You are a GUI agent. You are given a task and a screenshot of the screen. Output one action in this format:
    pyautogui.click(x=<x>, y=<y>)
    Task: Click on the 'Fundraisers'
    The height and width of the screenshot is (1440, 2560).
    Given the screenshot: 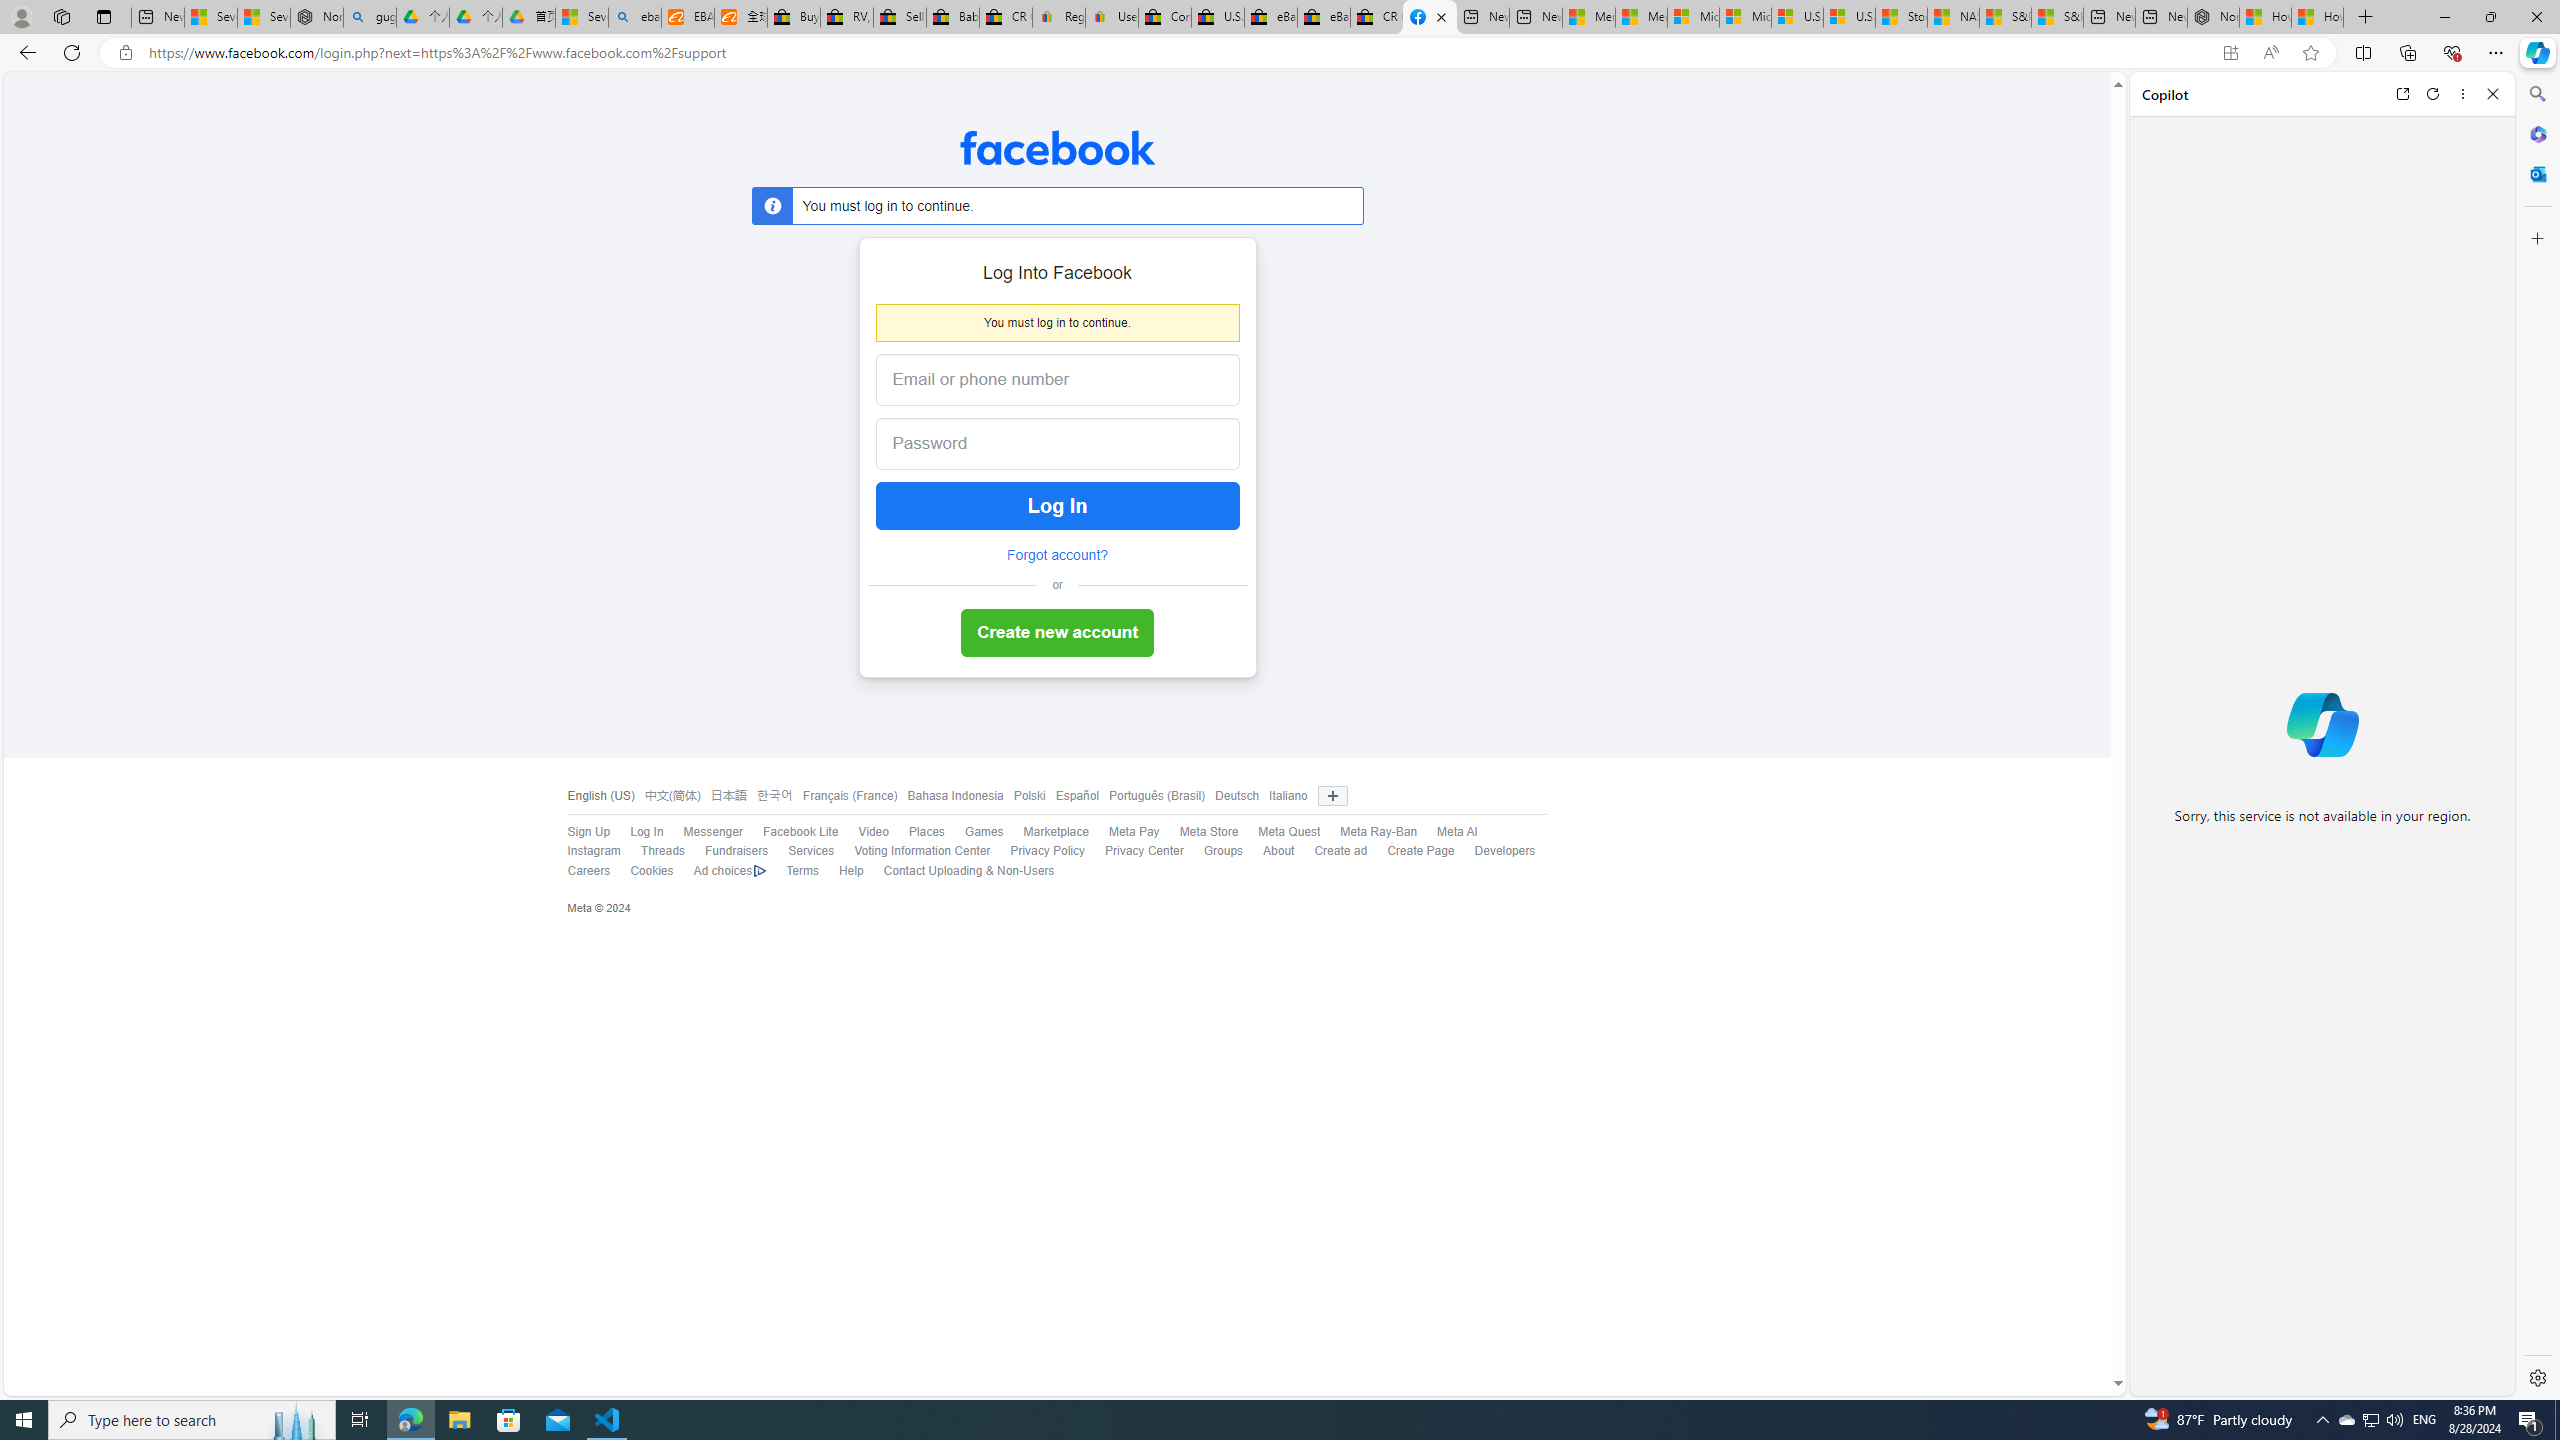 What is the action you would take?
    pyautogui.click(x=735, y=850)
    